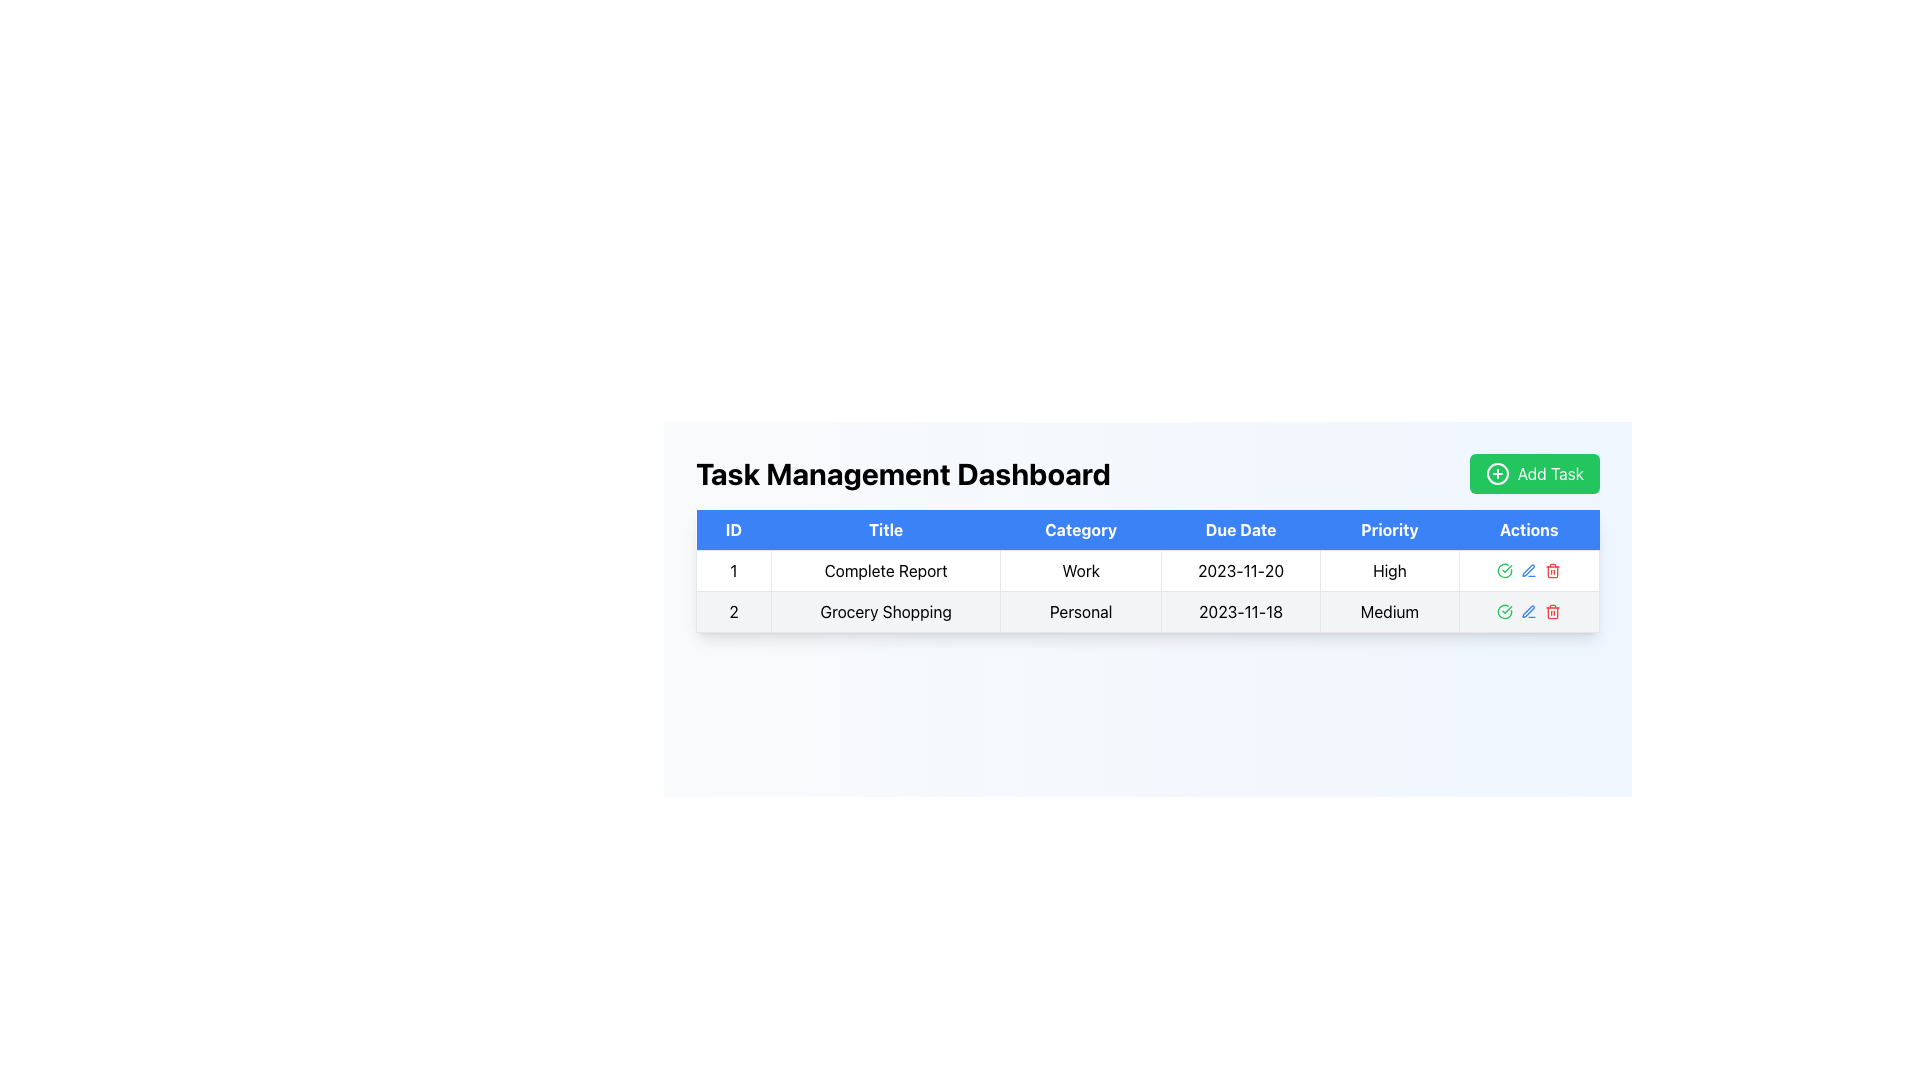 This screenshot has width=1920, height=1080. Describe the element at coordinates (1240, 611) in the screenshot. I see `the date text label '2023-11-18' located in the fourth column of the second row of the table related to 'Grocery Shopping'` at that location.